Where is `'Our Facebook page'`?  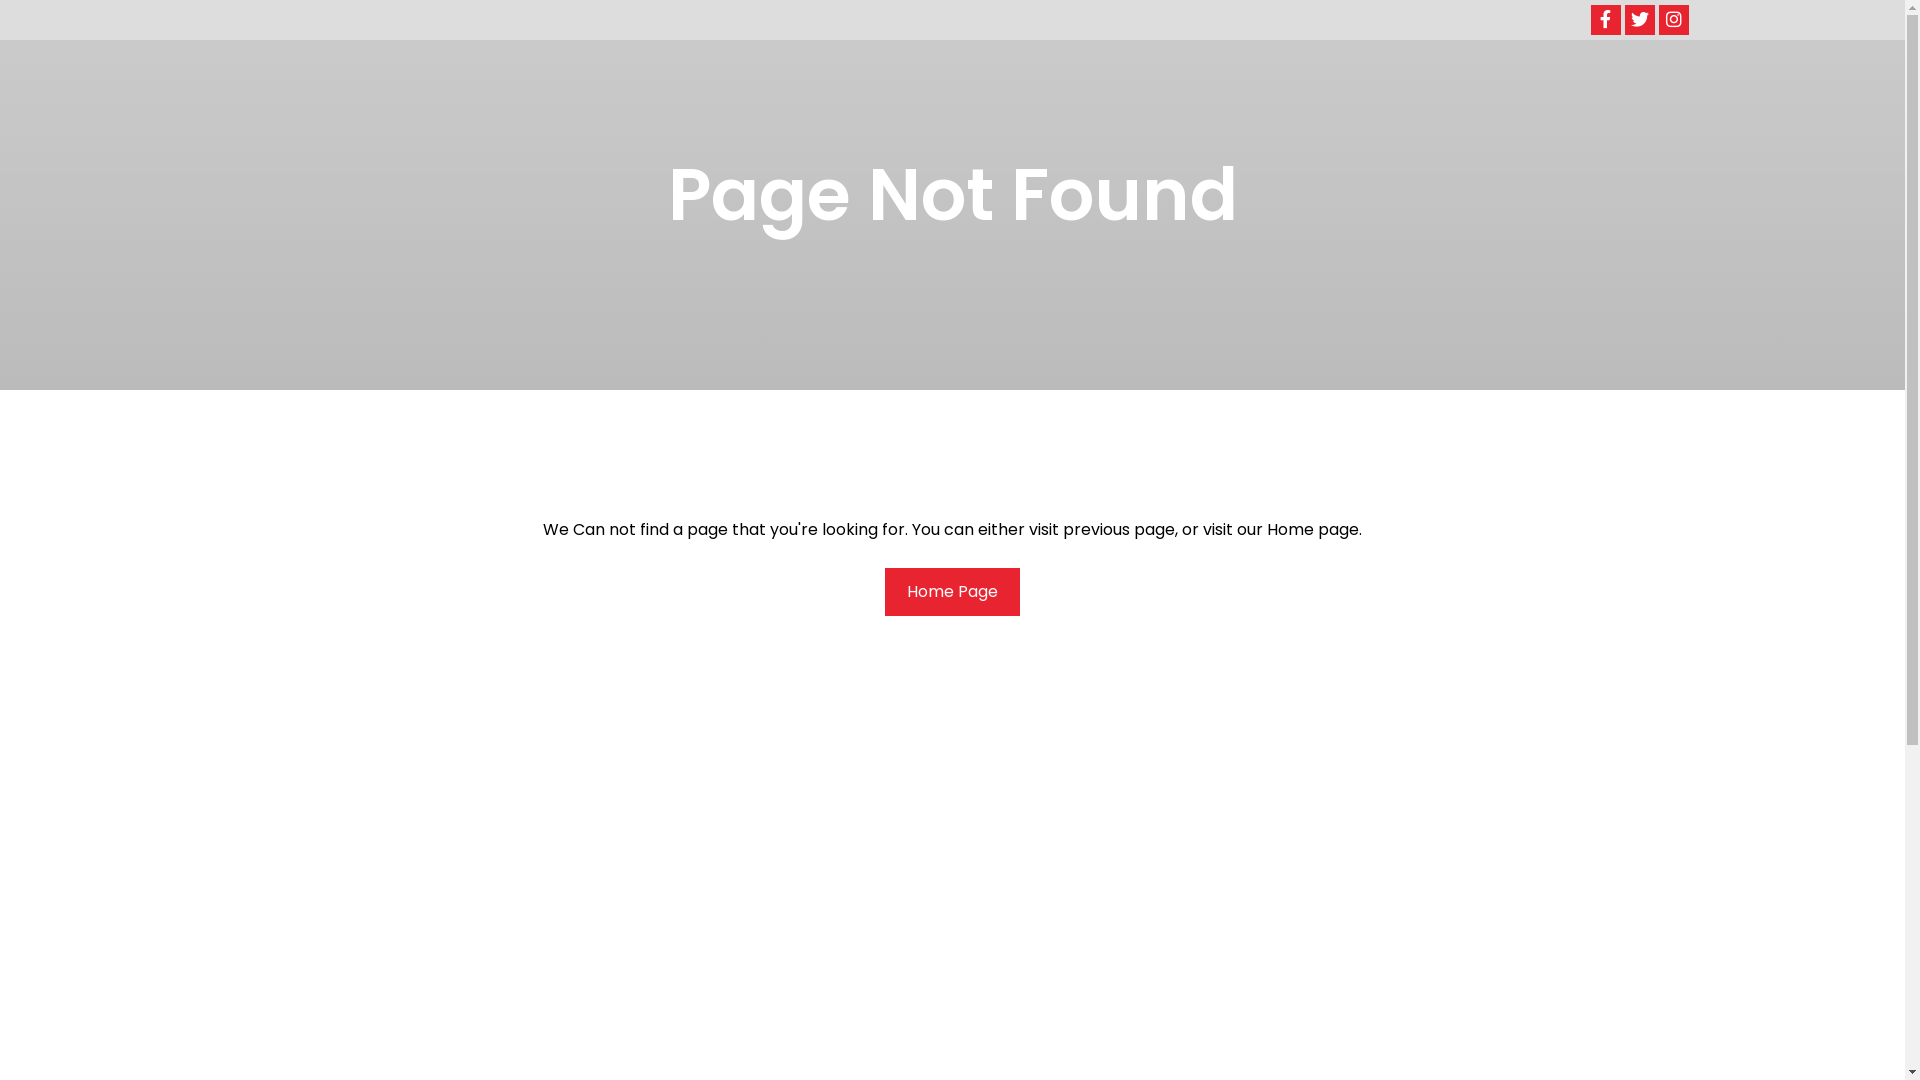 'Our Facebook page' is located at coordinates (1604, 19).